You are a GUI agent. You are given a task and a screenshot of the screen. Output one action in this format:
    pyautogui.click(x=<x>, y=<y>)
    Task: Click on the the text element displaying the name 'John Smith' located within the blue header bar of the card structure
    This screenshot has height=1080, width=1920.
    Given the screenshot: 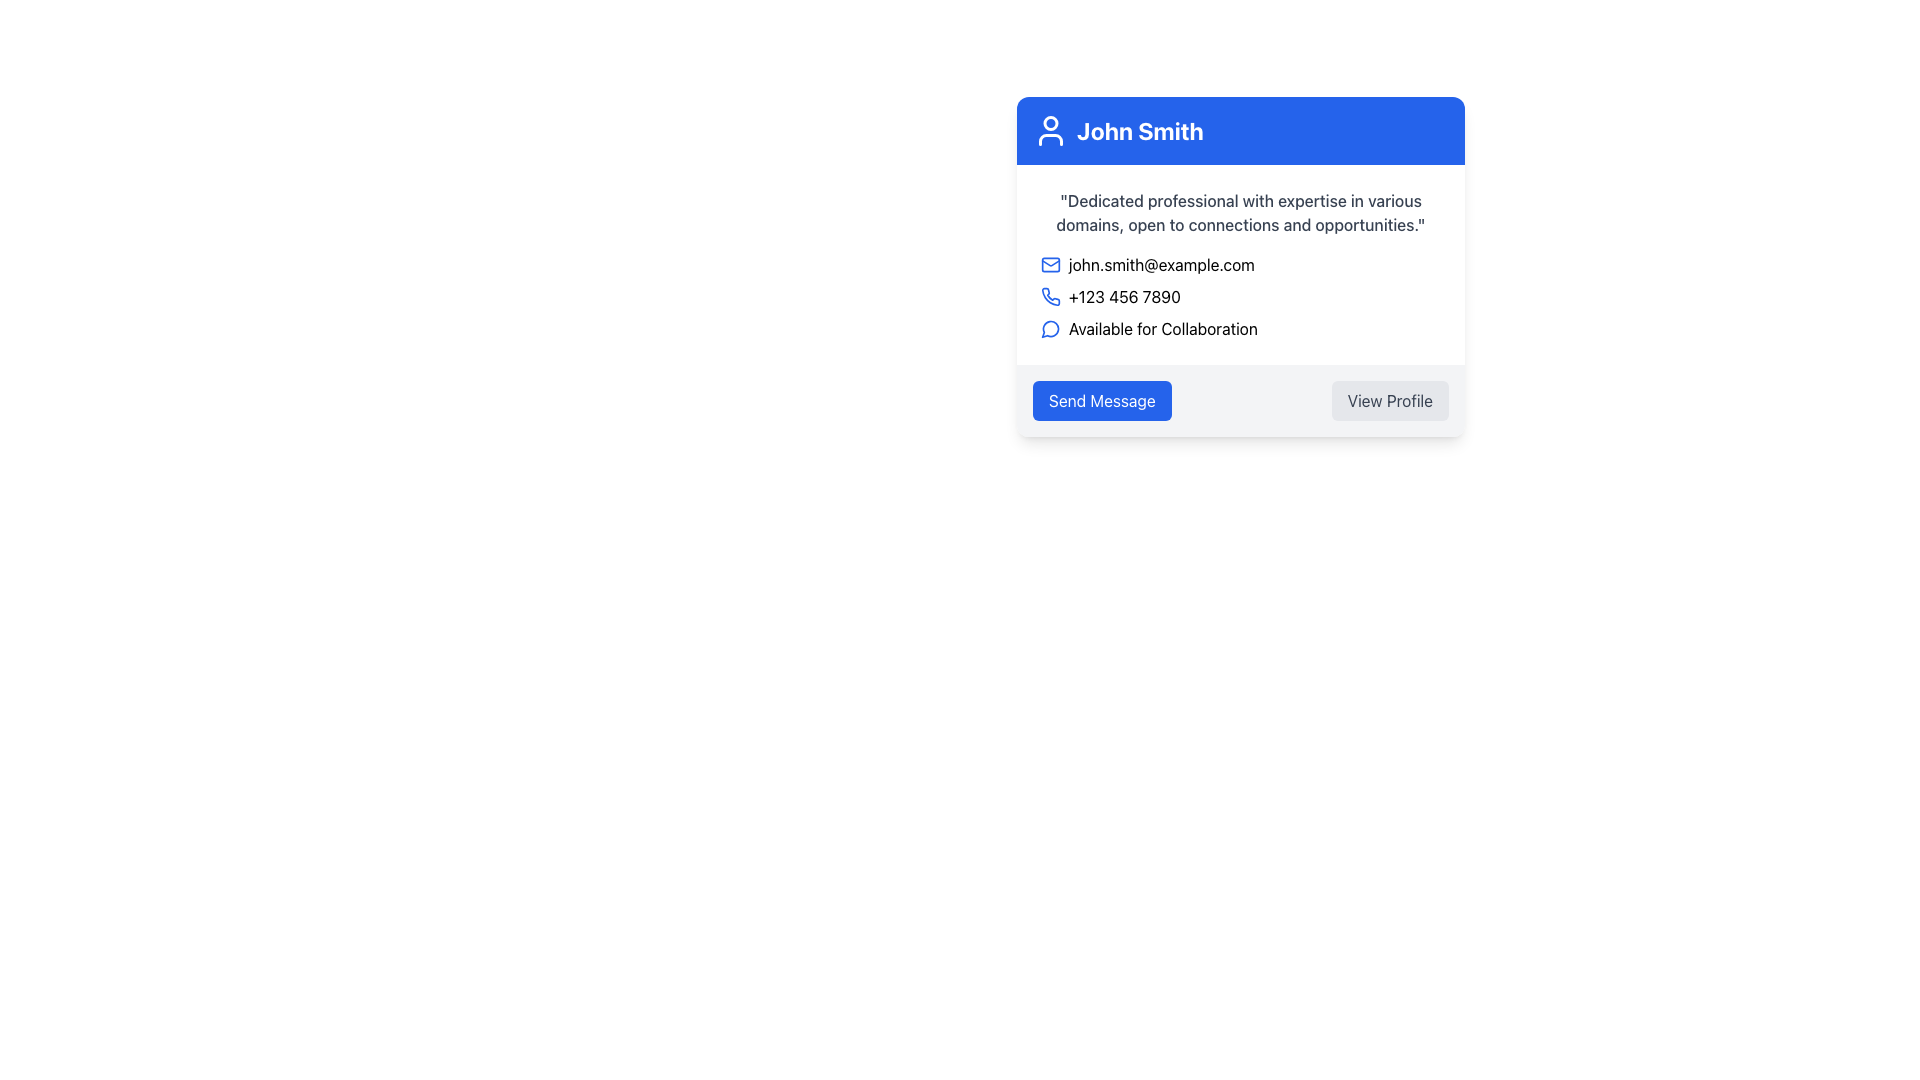 What is the action you would take?
    pyautogui.click(x=1140, y=131)
    